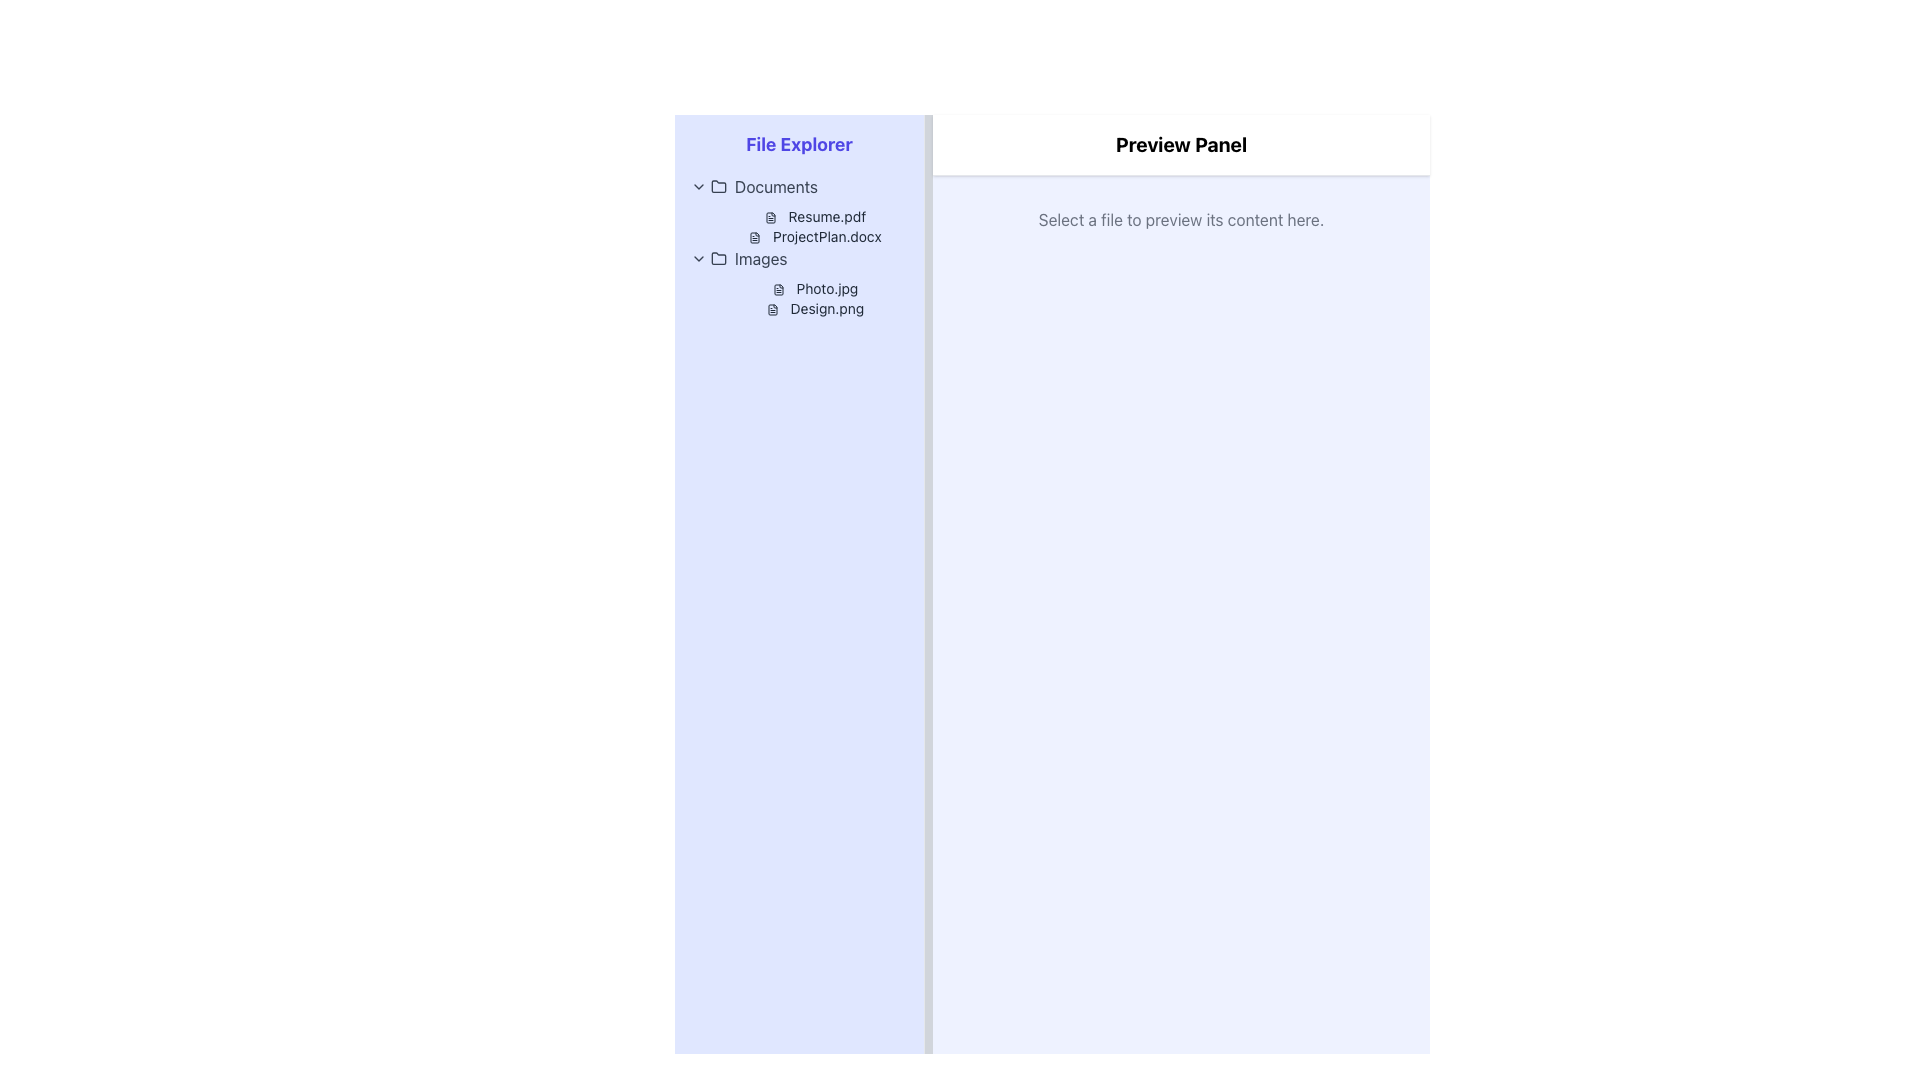  I want to click on the document icon located to the left of the 'Design.png' text in the 'Images' folder, so click(771, 310).